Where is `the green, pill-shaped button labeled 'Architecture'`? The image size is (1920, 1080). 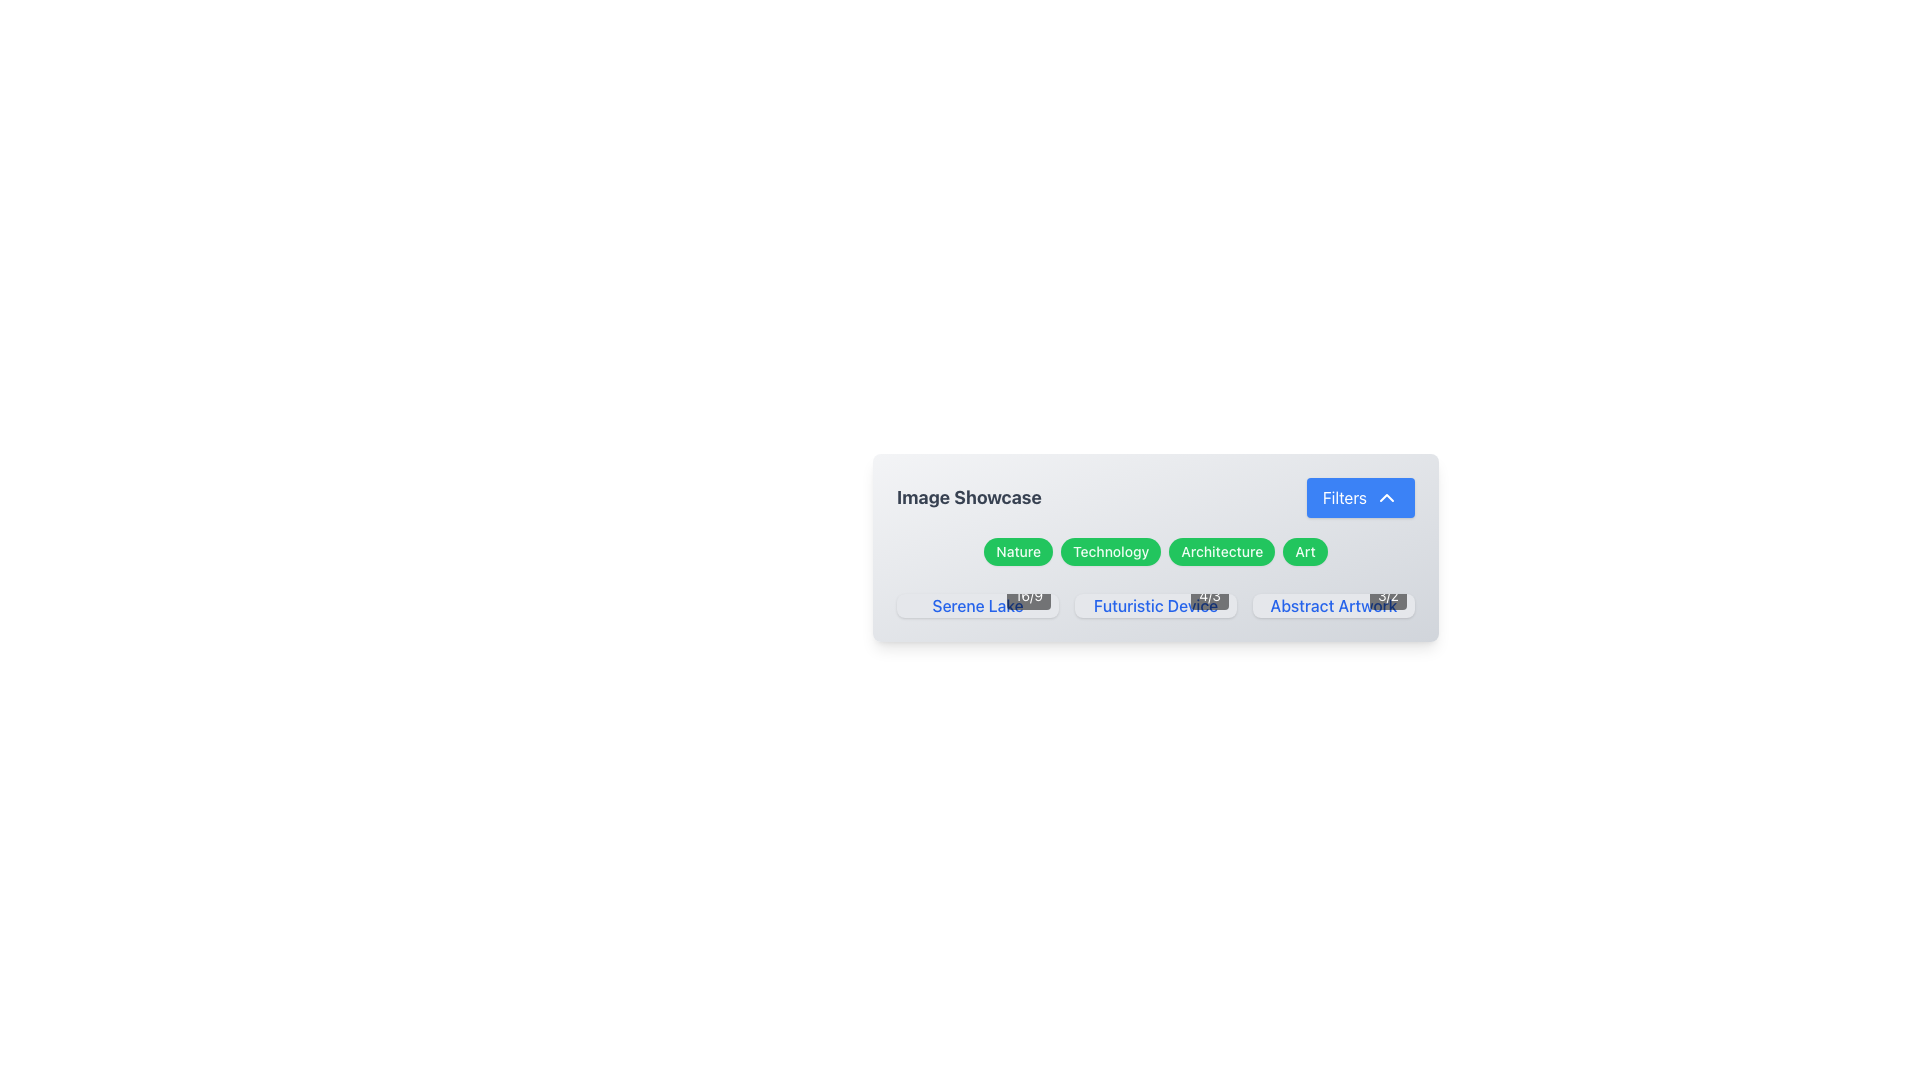 the green, pill-shaped button labeled 'Architecture' is located at coordinates (1221, 551).